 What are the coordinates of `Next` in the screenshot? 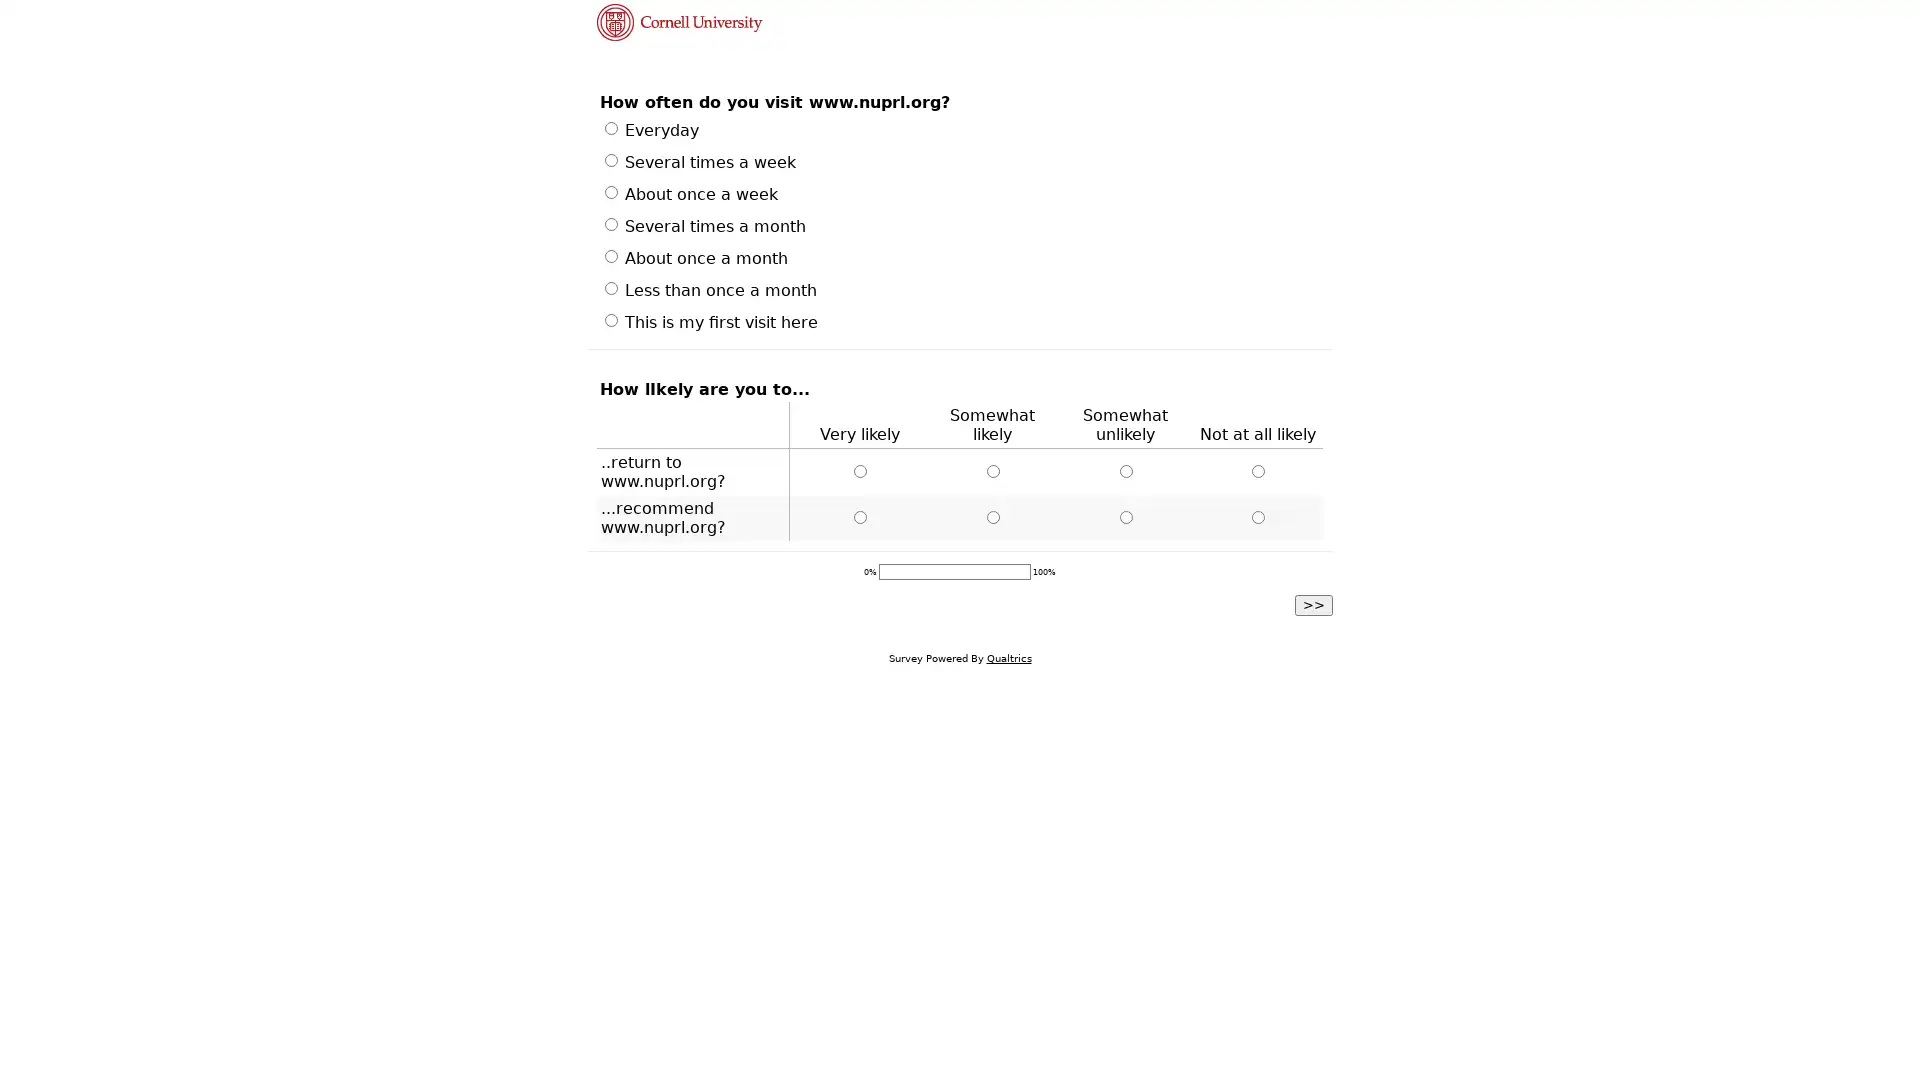 It's located at (1314, 603).